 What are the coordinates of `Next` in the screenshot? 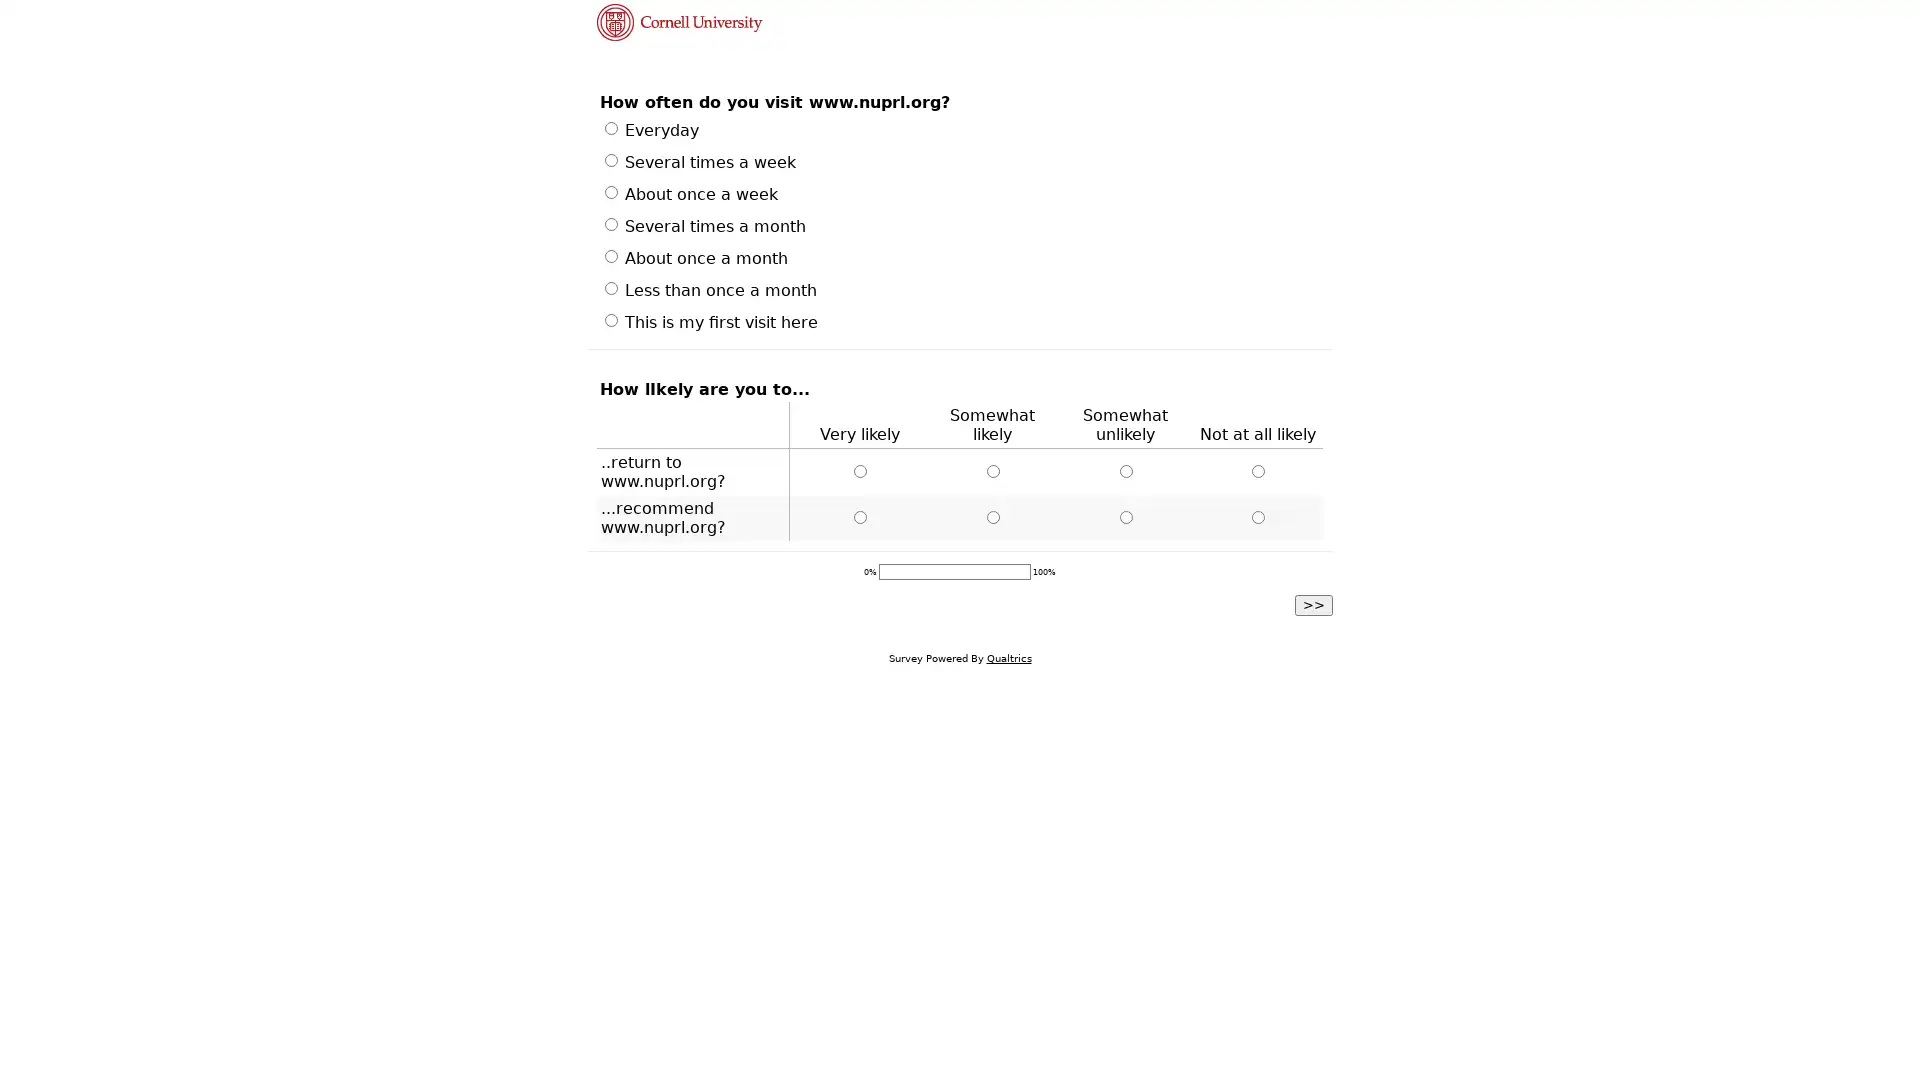 It's located at (1314, 603).